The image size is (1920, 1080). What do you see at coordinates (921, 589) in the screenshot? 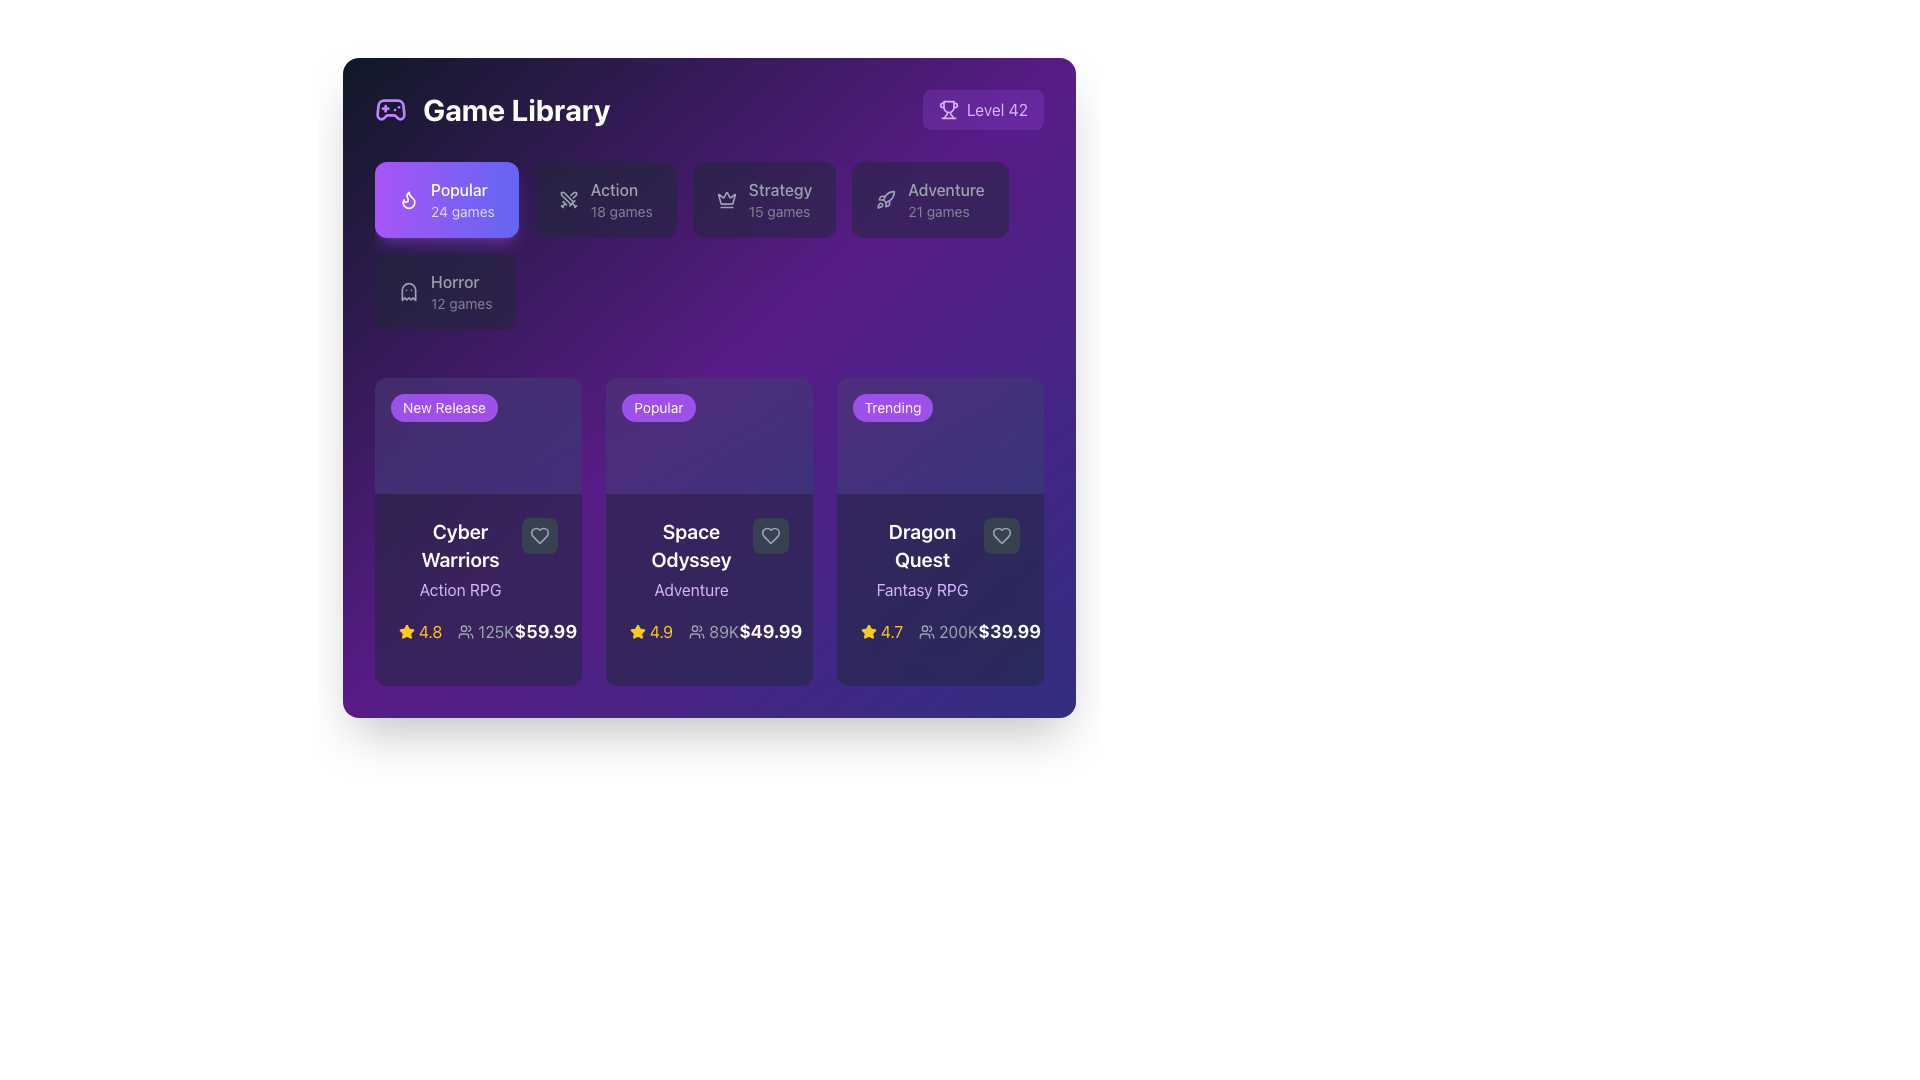
I see `the Text Label element containing the text 'Fantasy RPG', which is styled in light purple color and positioned below the title 'Dragon Quest'` at bounding box center [921, 589].